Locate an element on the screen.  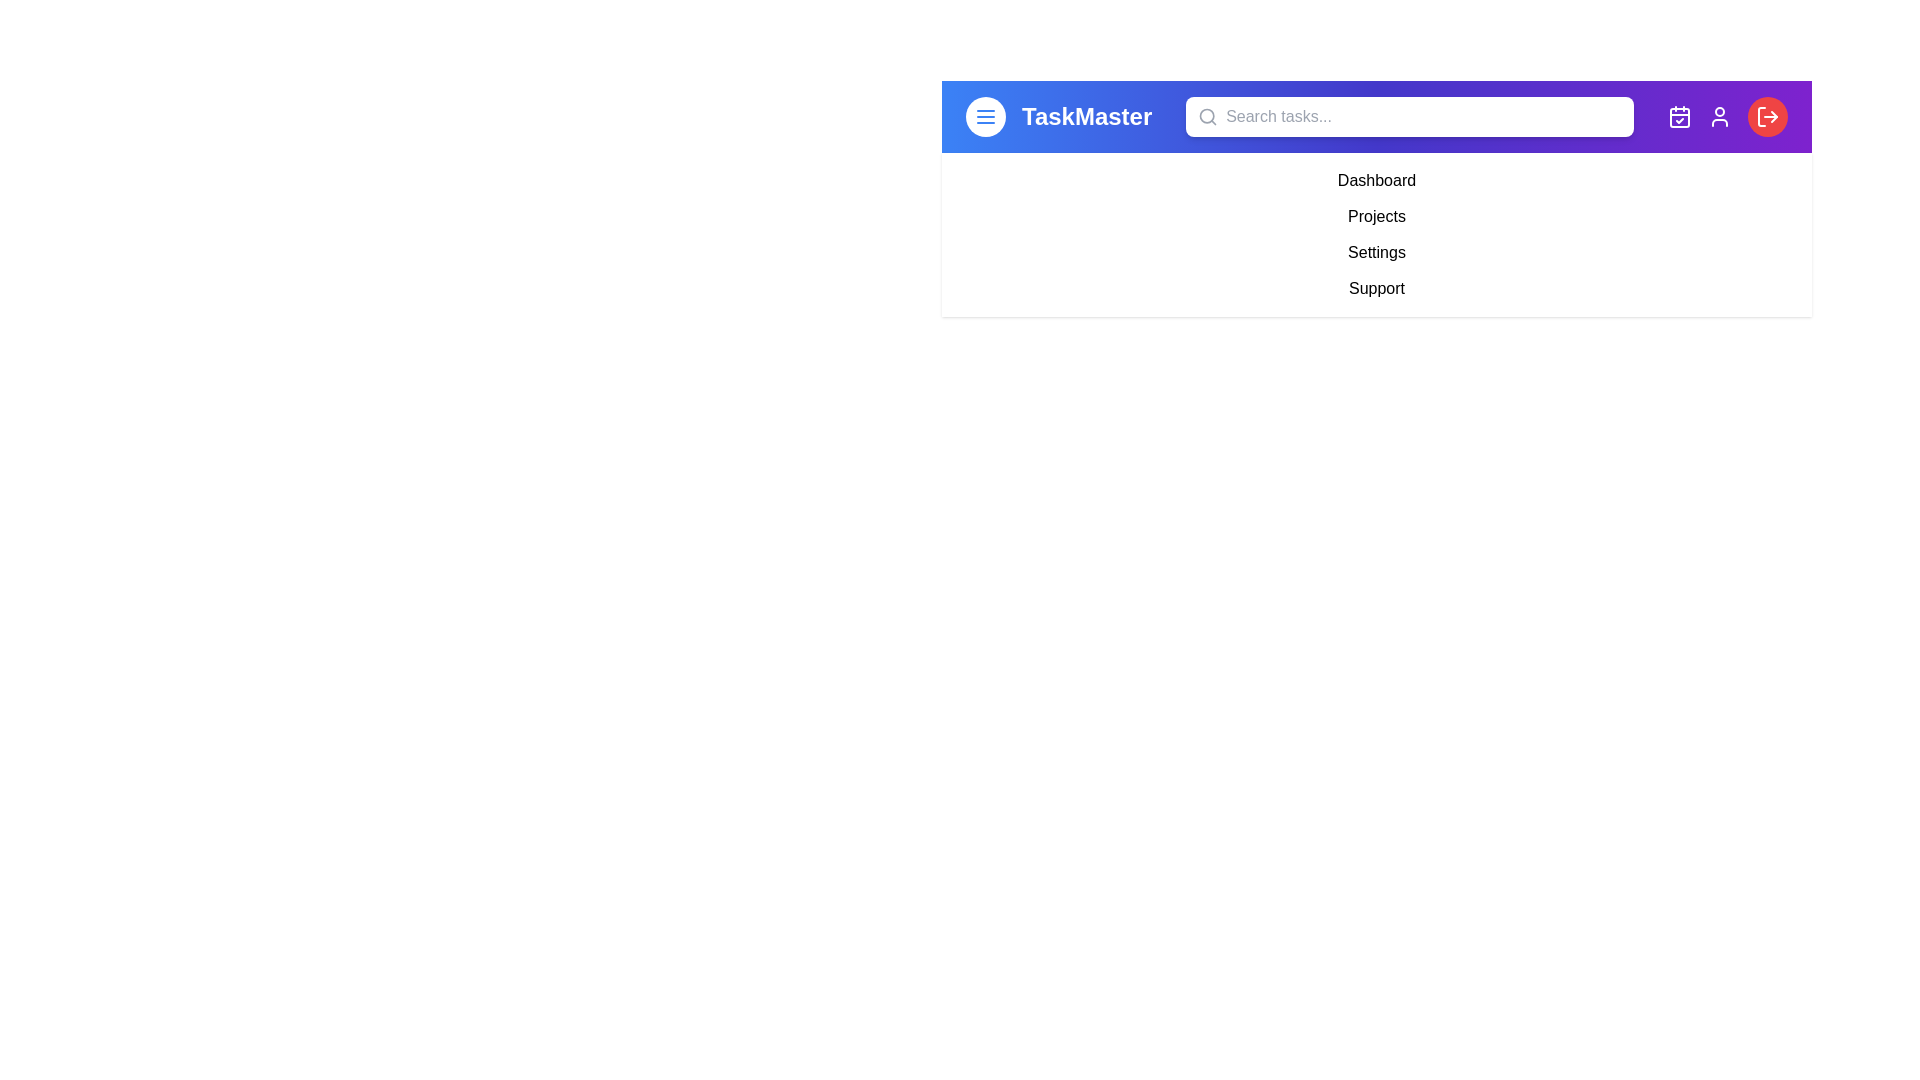
the 'Settings' menu item to navigate to the settings page is located at coordinates (1376, 252).